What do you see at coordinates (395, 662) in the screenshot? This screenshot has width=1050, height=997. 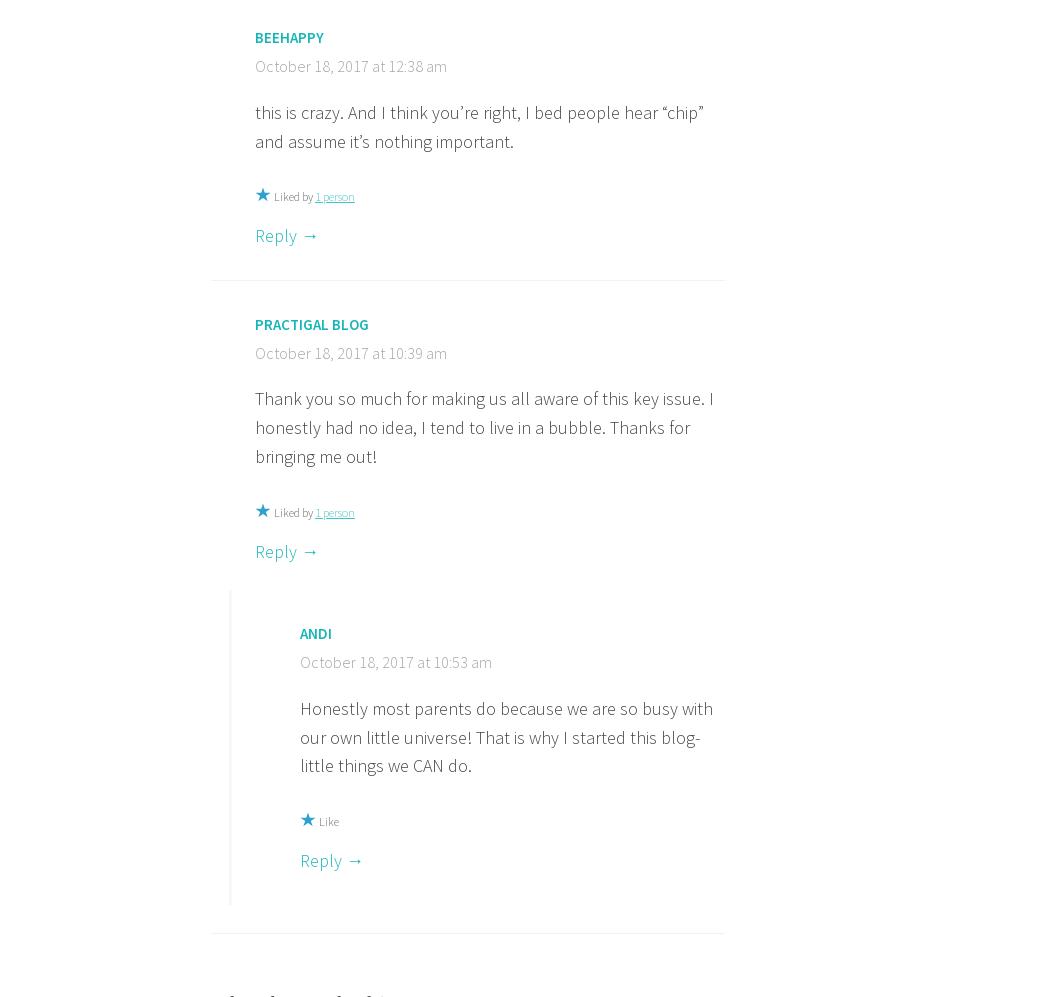 I see `'October 18, 2017 at 10:53 am'` at bounding box center [395, 662].